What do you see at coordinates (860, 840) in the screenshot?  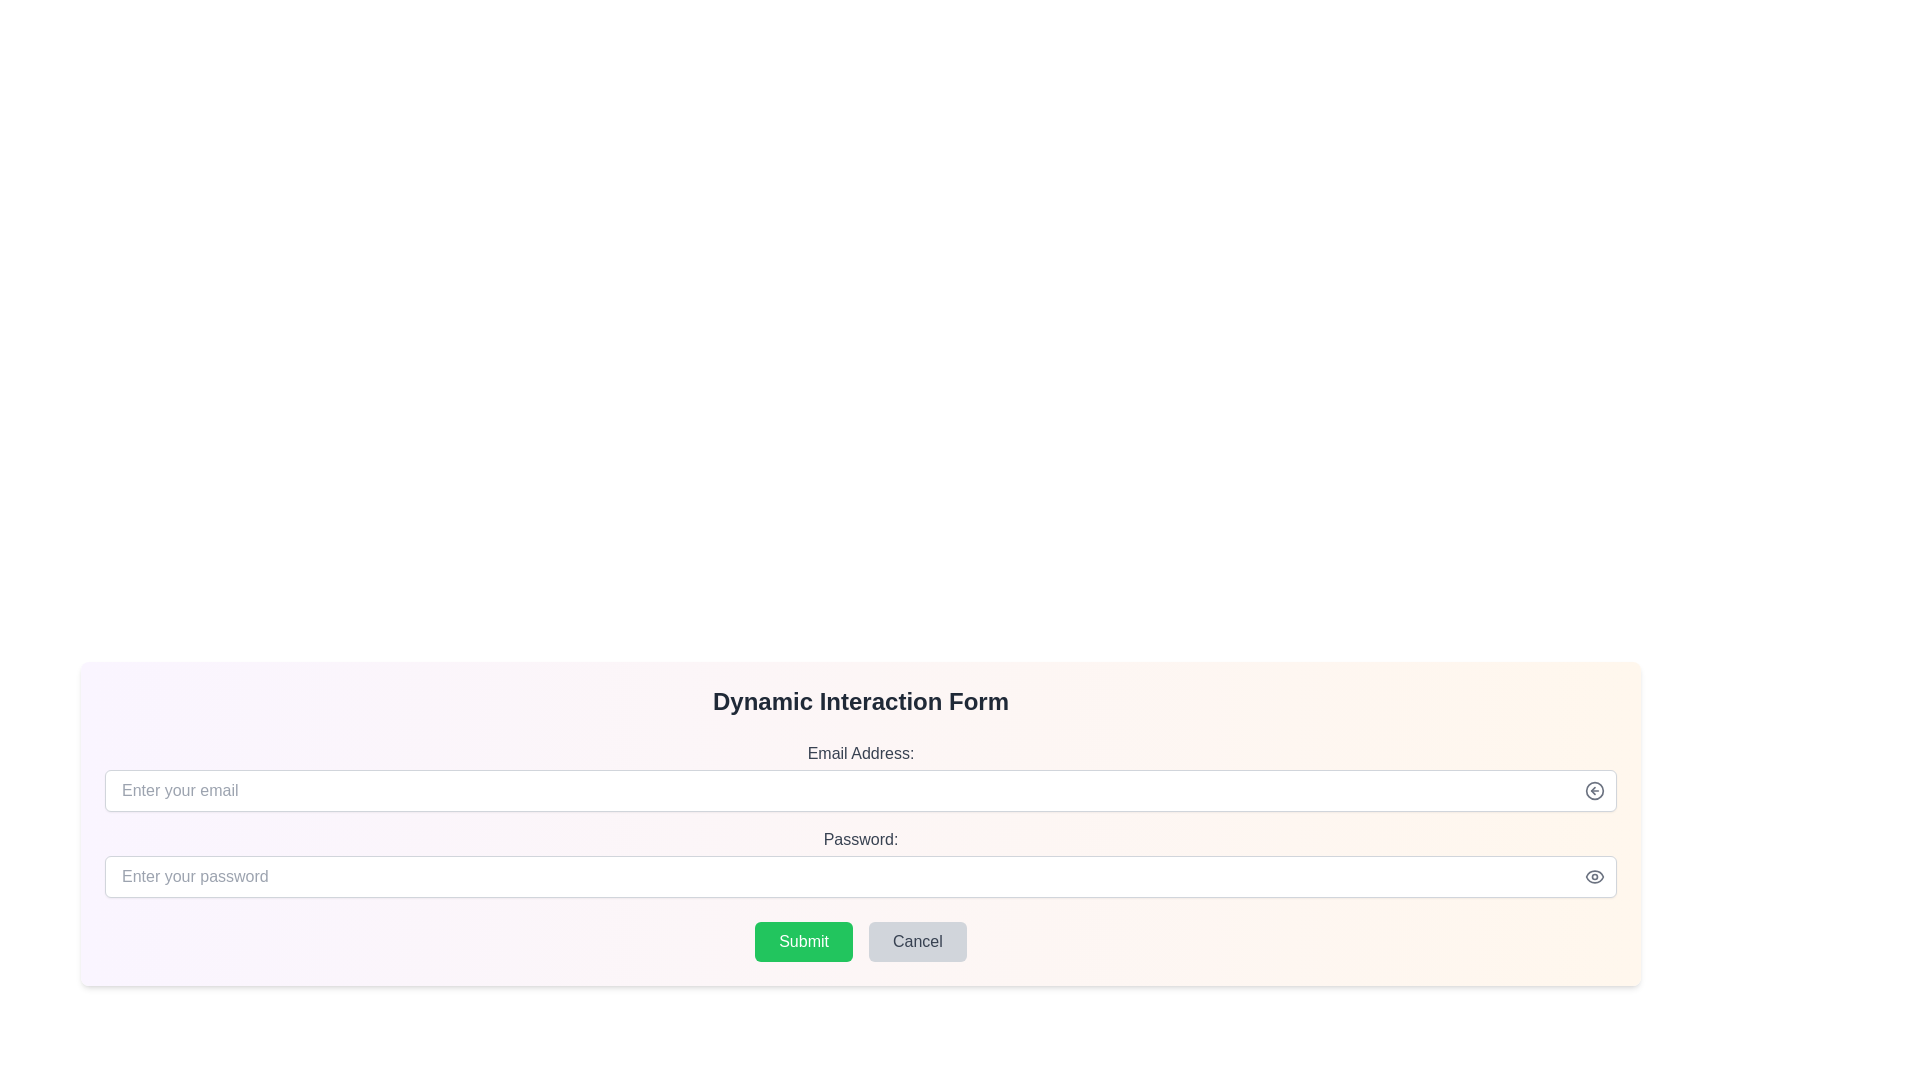 I see `the text label indicating the password input field, which is positioned directly above the password input field and to the left of the visibility toggle icon` at bounding box center [860, 840].